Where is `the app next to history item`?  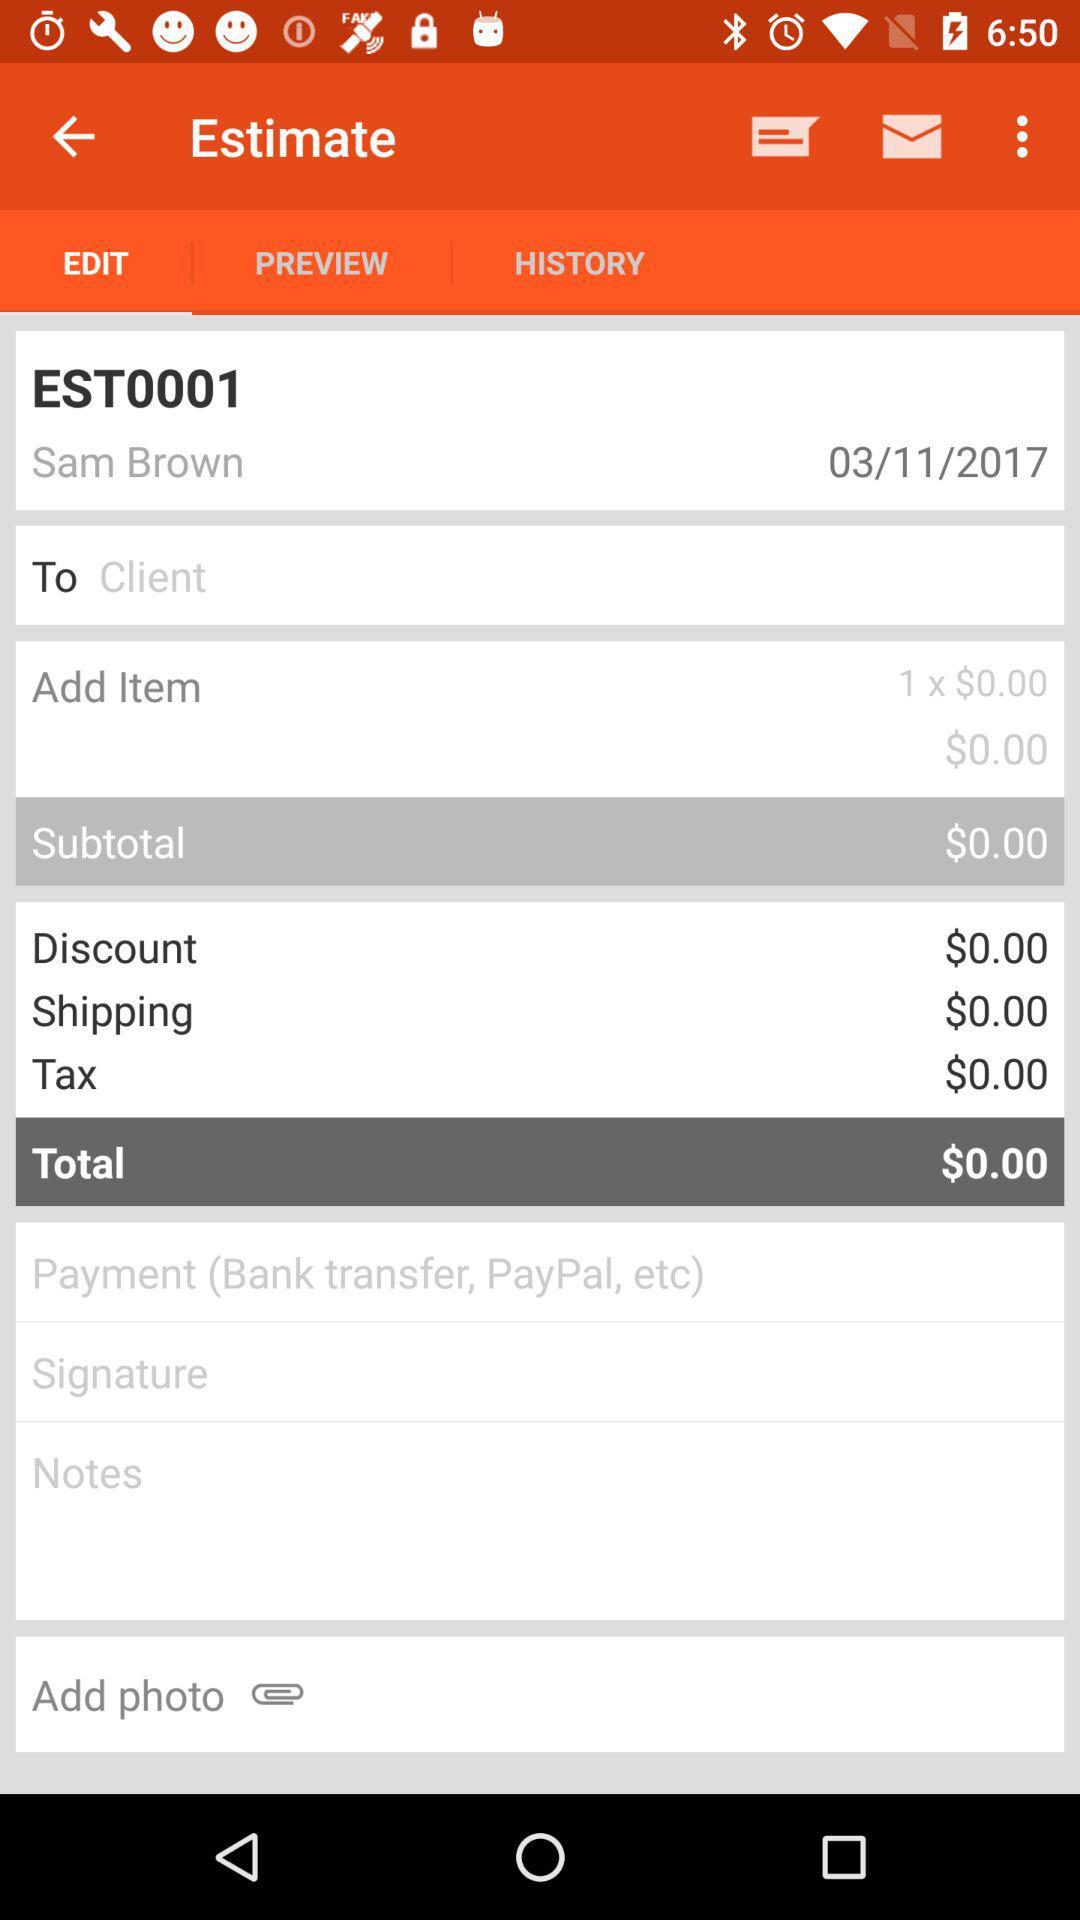
the app next to history item is located at coordinates (320, 261).